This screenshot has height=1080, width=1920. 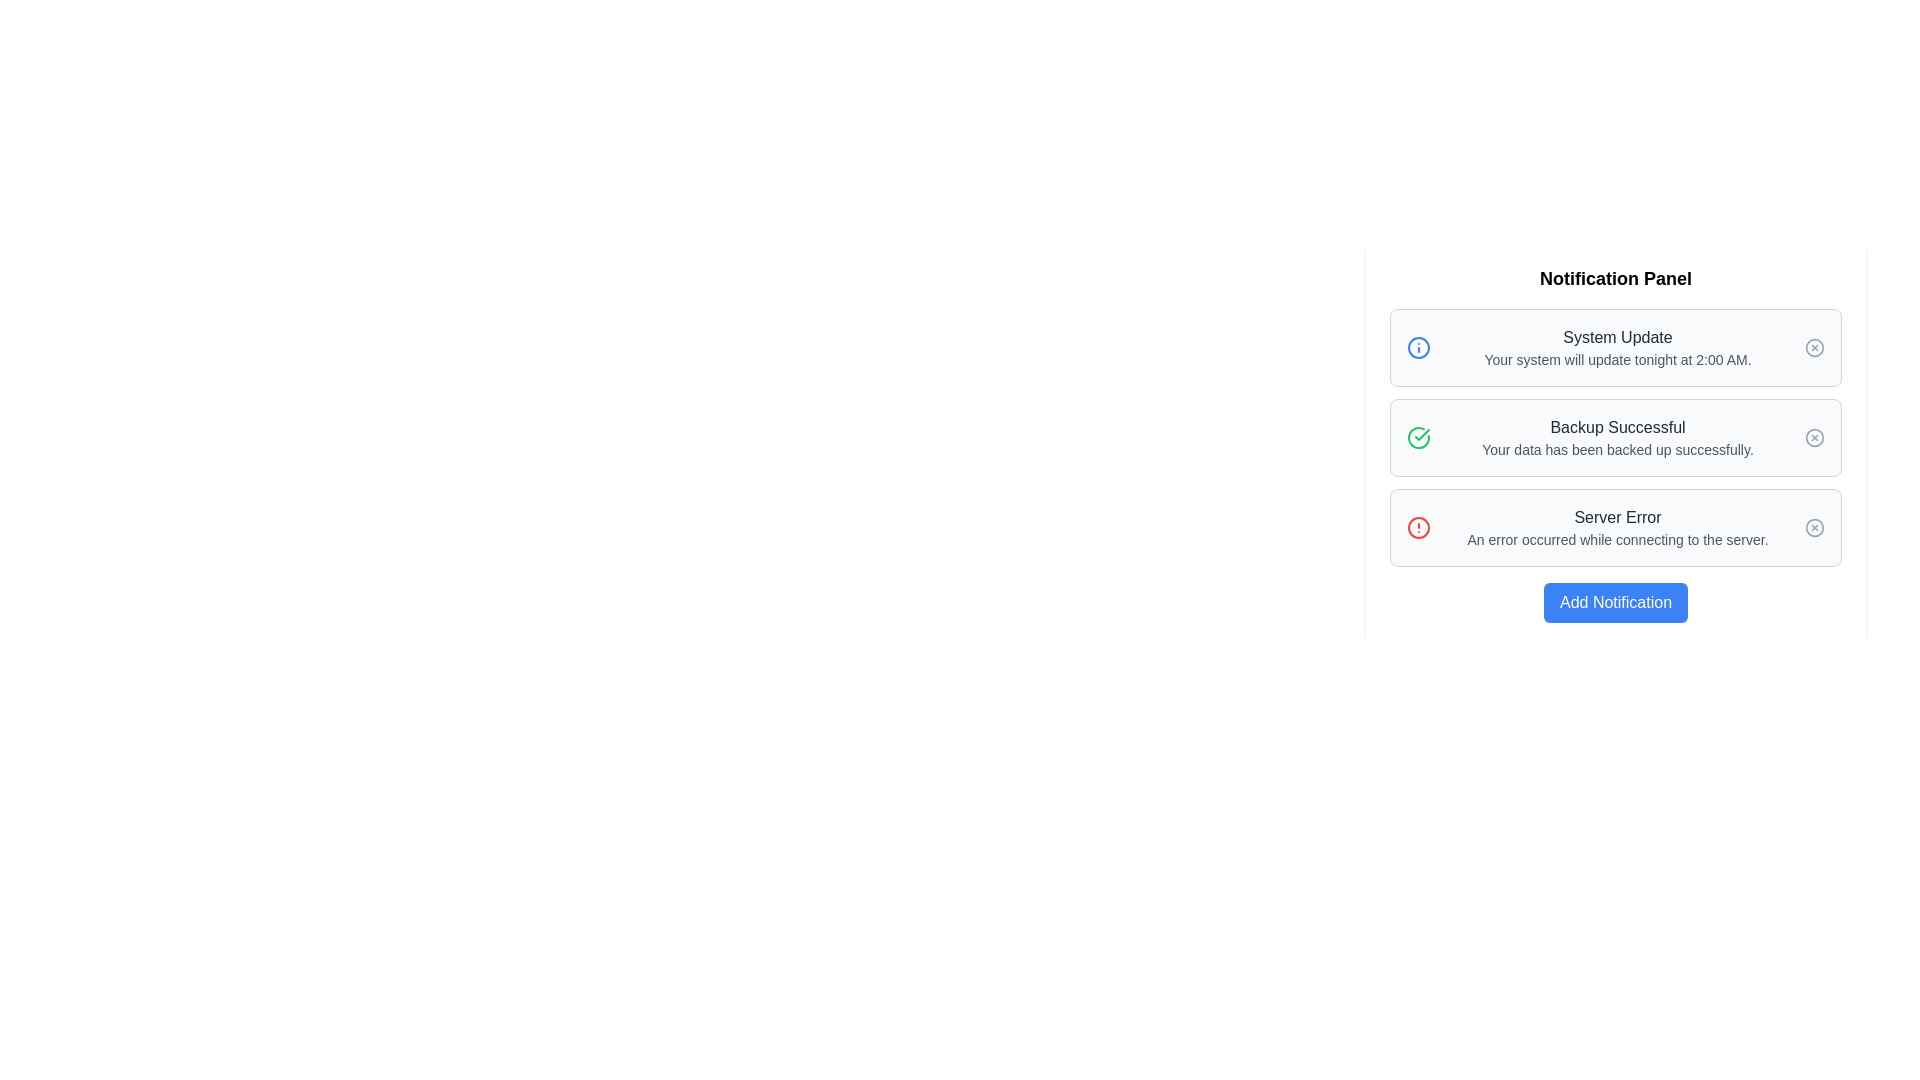 I want to click on the static text element that states 'Your system will update tonight at 2:00 AM.' which is located below the title 'System Update' in the notification card, so click(x=1617, y=358).